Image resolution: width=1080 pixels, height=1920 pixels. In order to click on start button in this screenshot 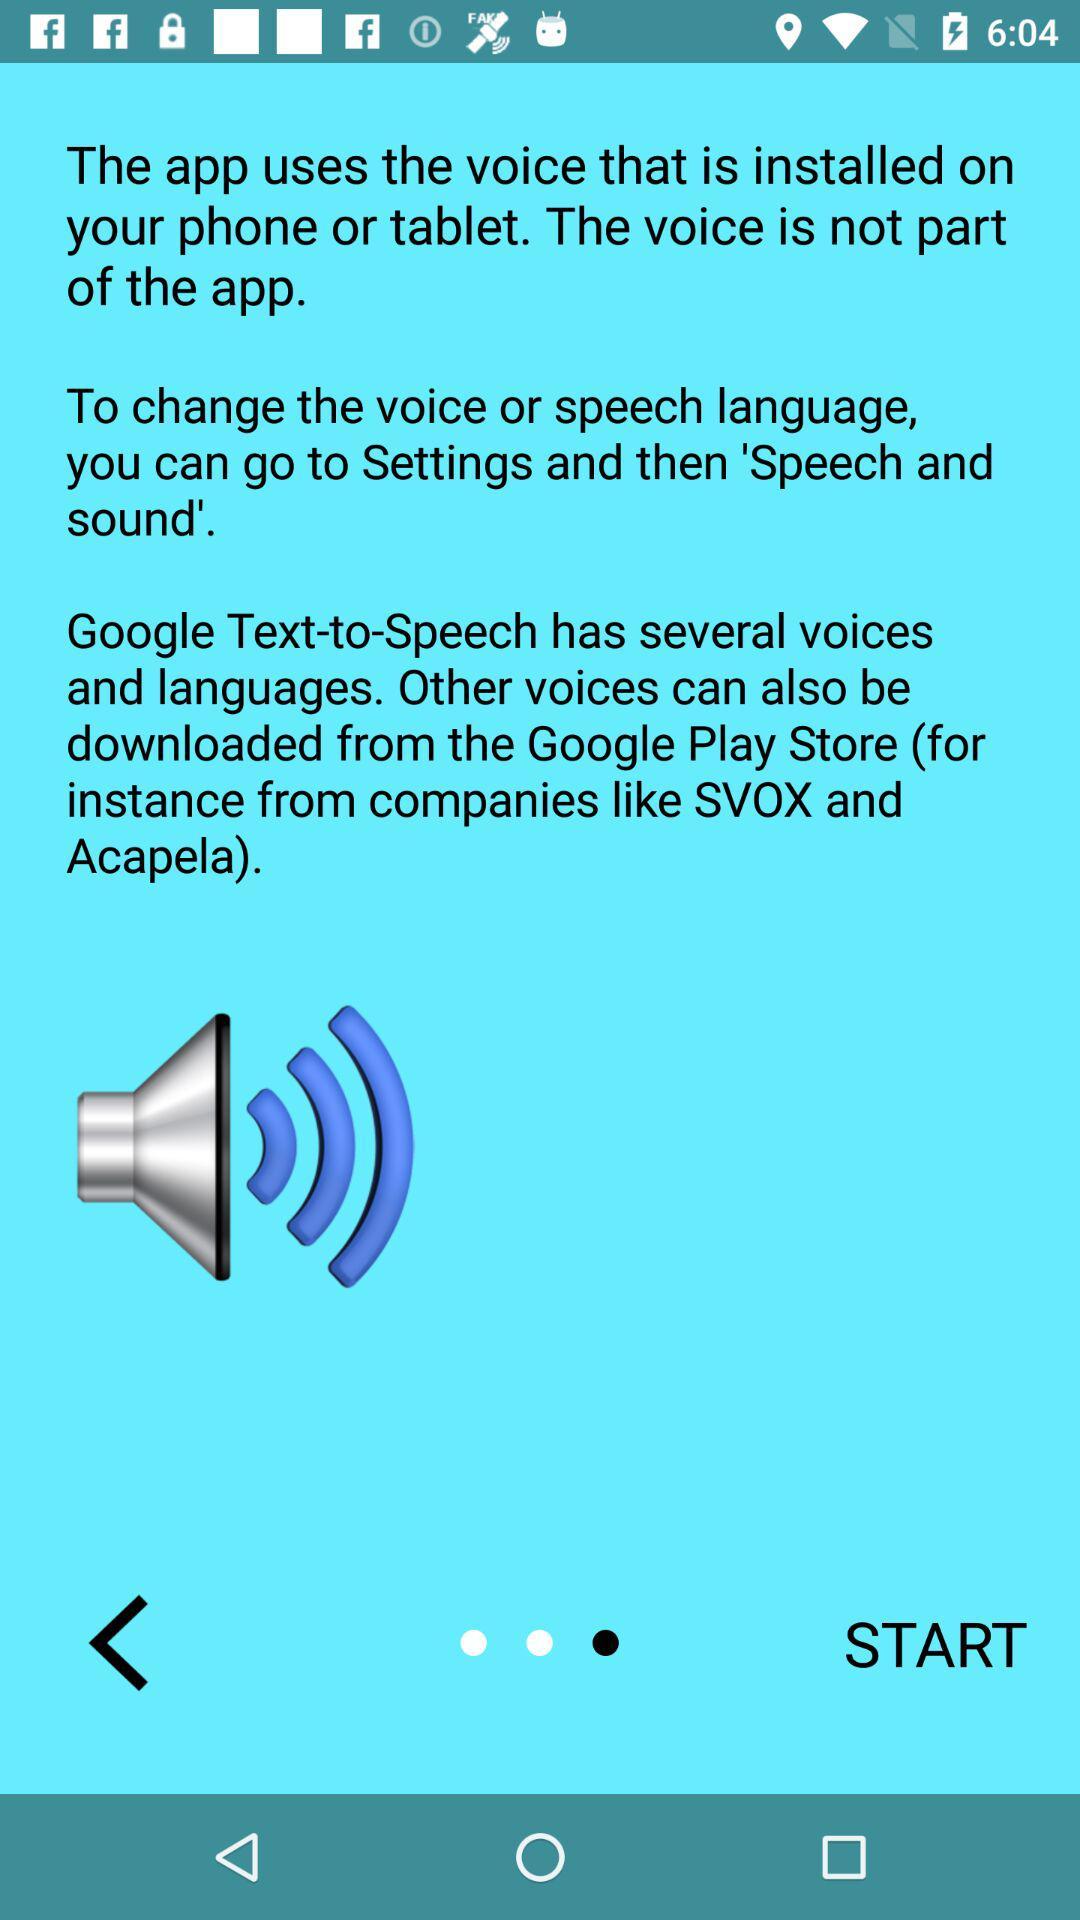, I will do `click(909, 1642)`.